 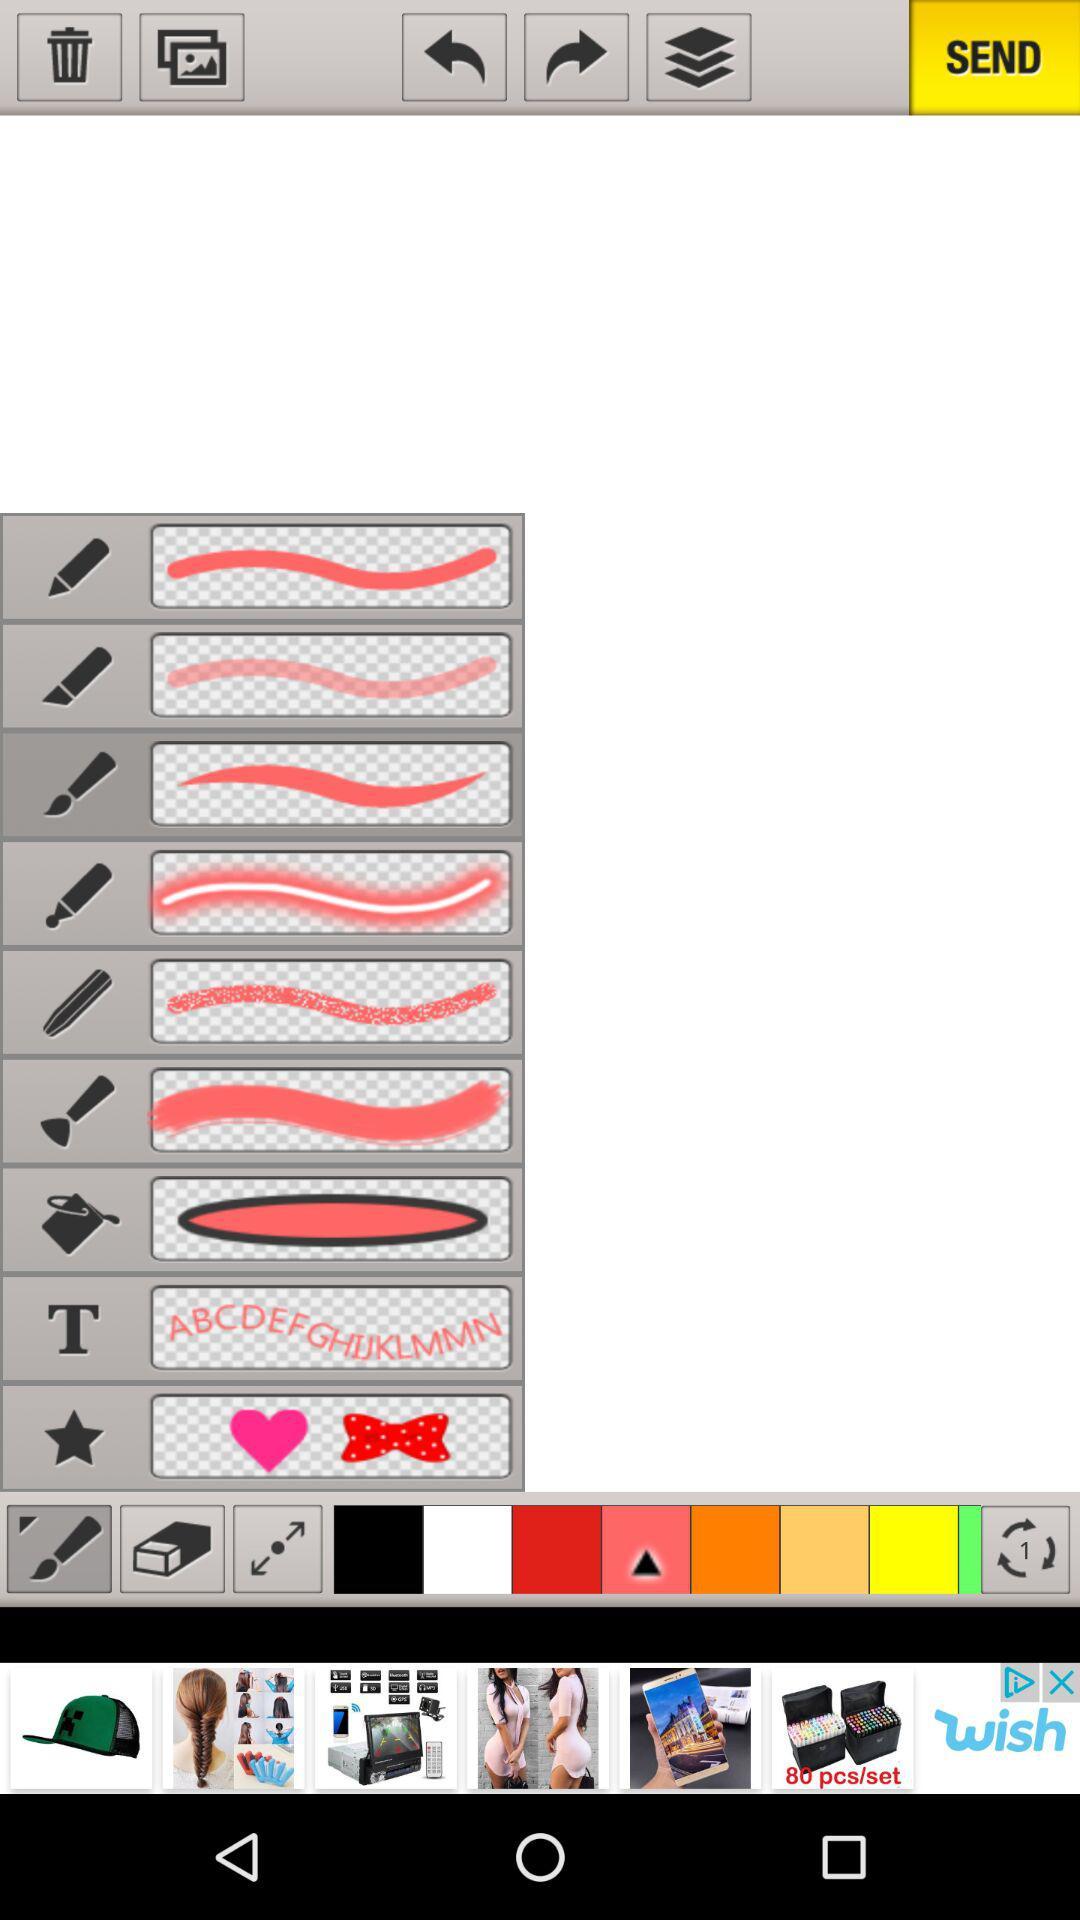 What do you see at coordinates (697, 57) in the screenshot?
I see `duplicate merge and reorder layers` at bounding box center [697, 57].